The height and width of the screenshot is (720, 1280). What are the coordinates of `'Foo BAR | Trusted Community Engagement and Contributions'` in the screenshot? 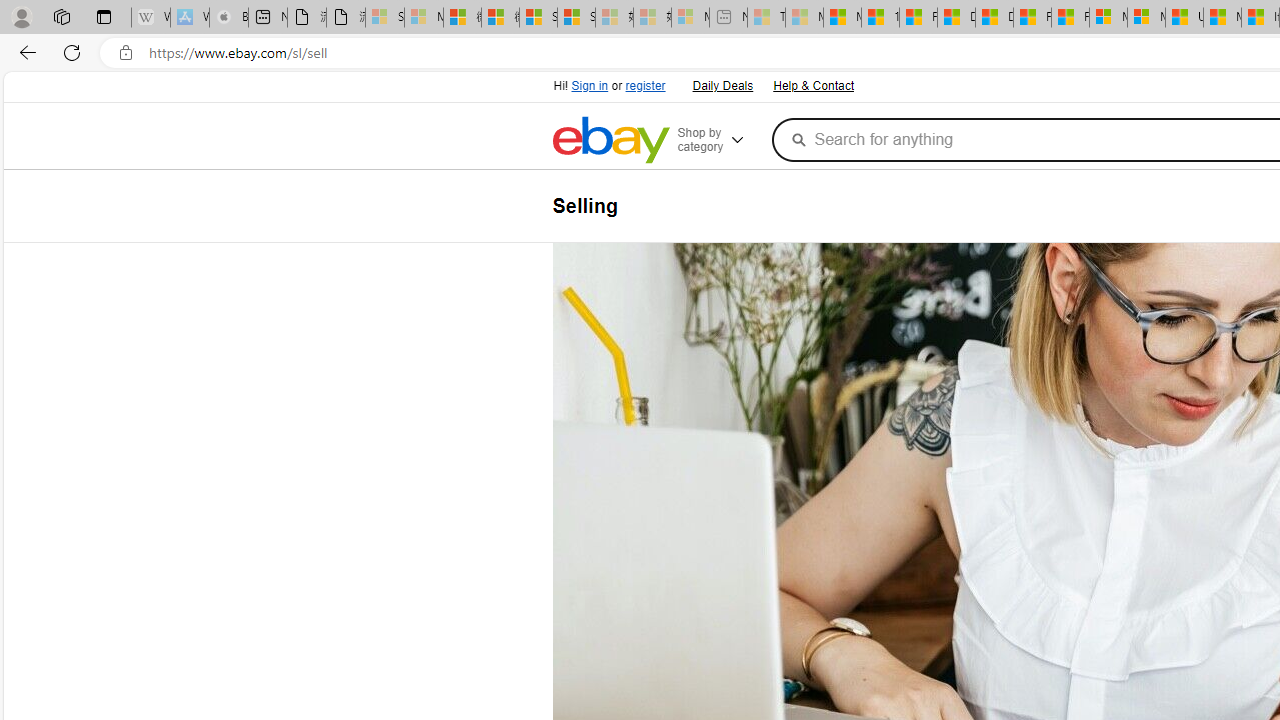 It's located at (1069, 17).